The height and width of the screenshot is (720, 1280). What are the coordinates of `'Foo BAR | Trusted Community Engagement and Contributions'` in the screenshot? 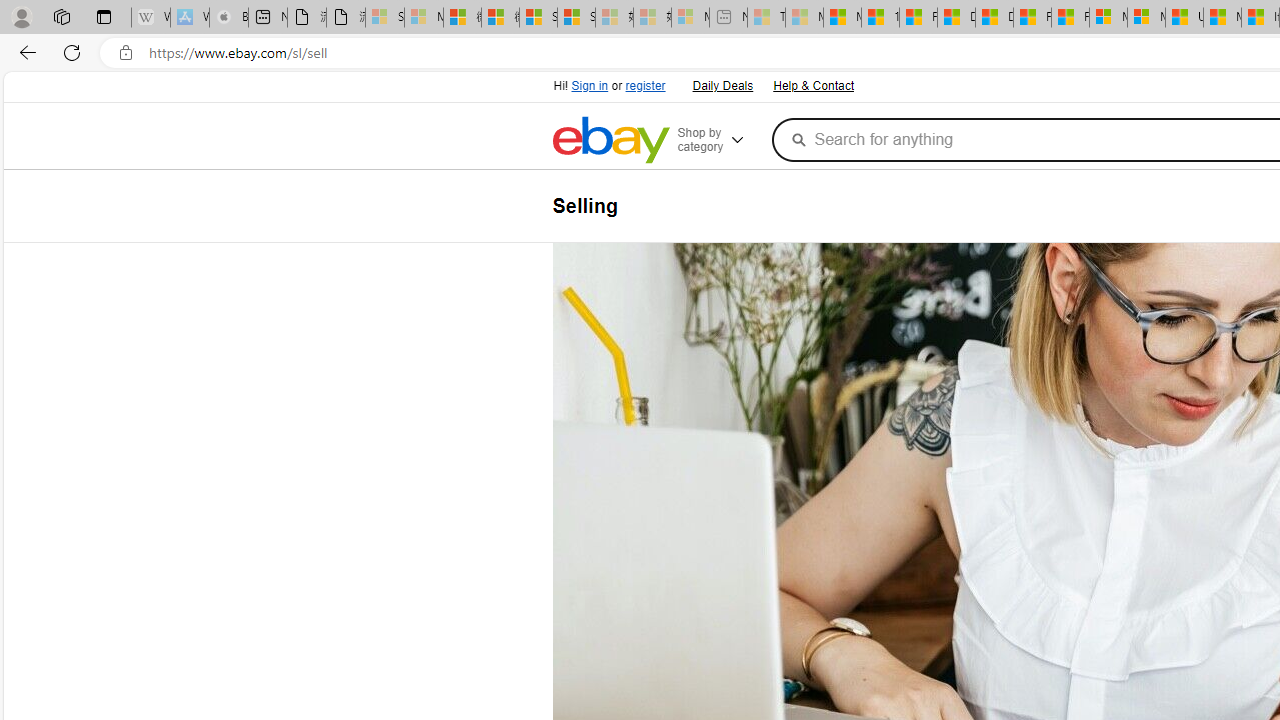 It's located at (1069, 17).